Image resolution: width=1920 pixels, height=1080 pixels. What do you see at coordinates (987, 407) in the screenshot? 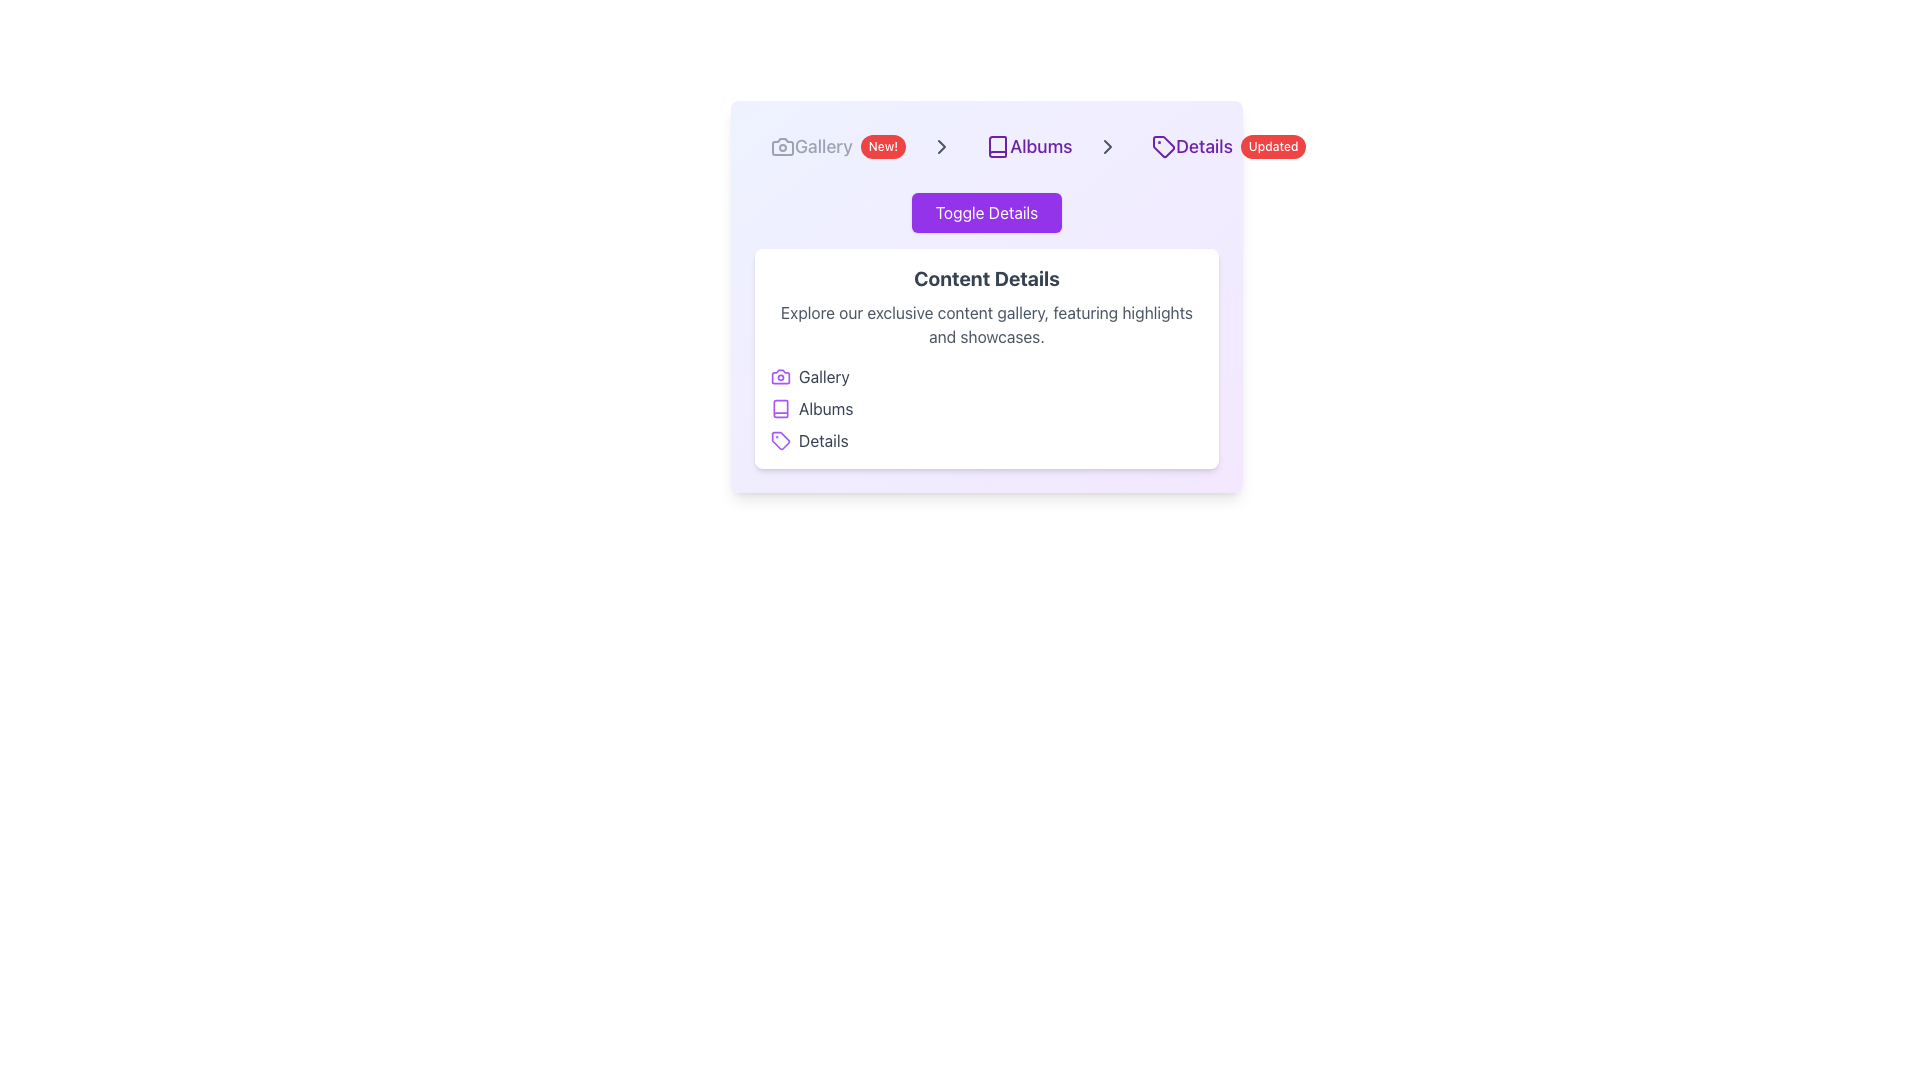
I see `the list of items with icons titled 'Content Details' for keyboard navigation` at bounding box center [987, 407].